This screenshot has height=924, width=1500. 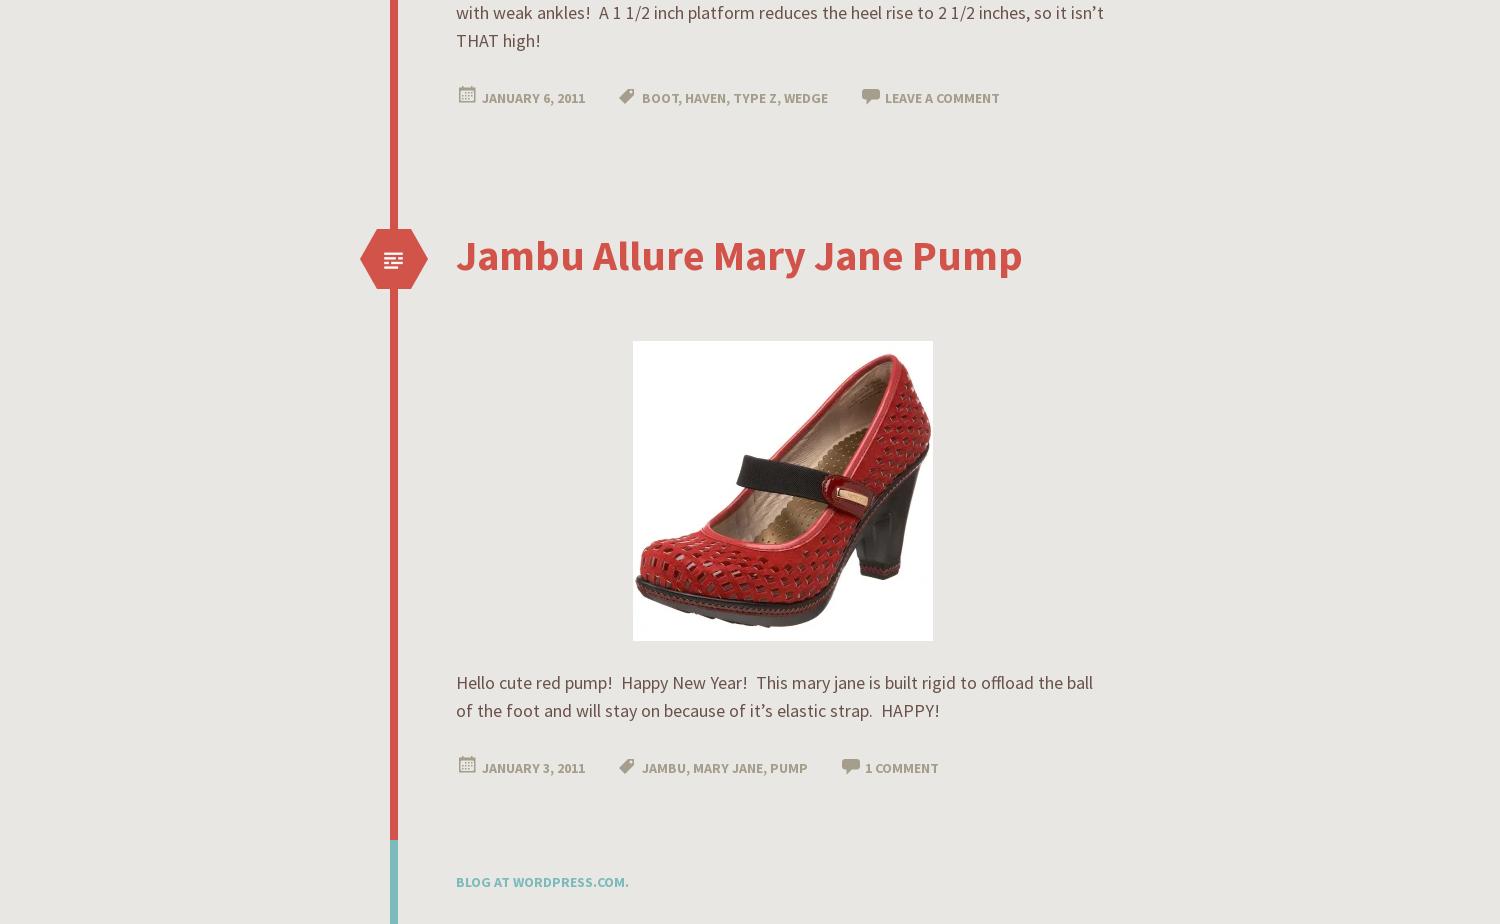 I want to click on 'wedge', so click(x=805, y=98).